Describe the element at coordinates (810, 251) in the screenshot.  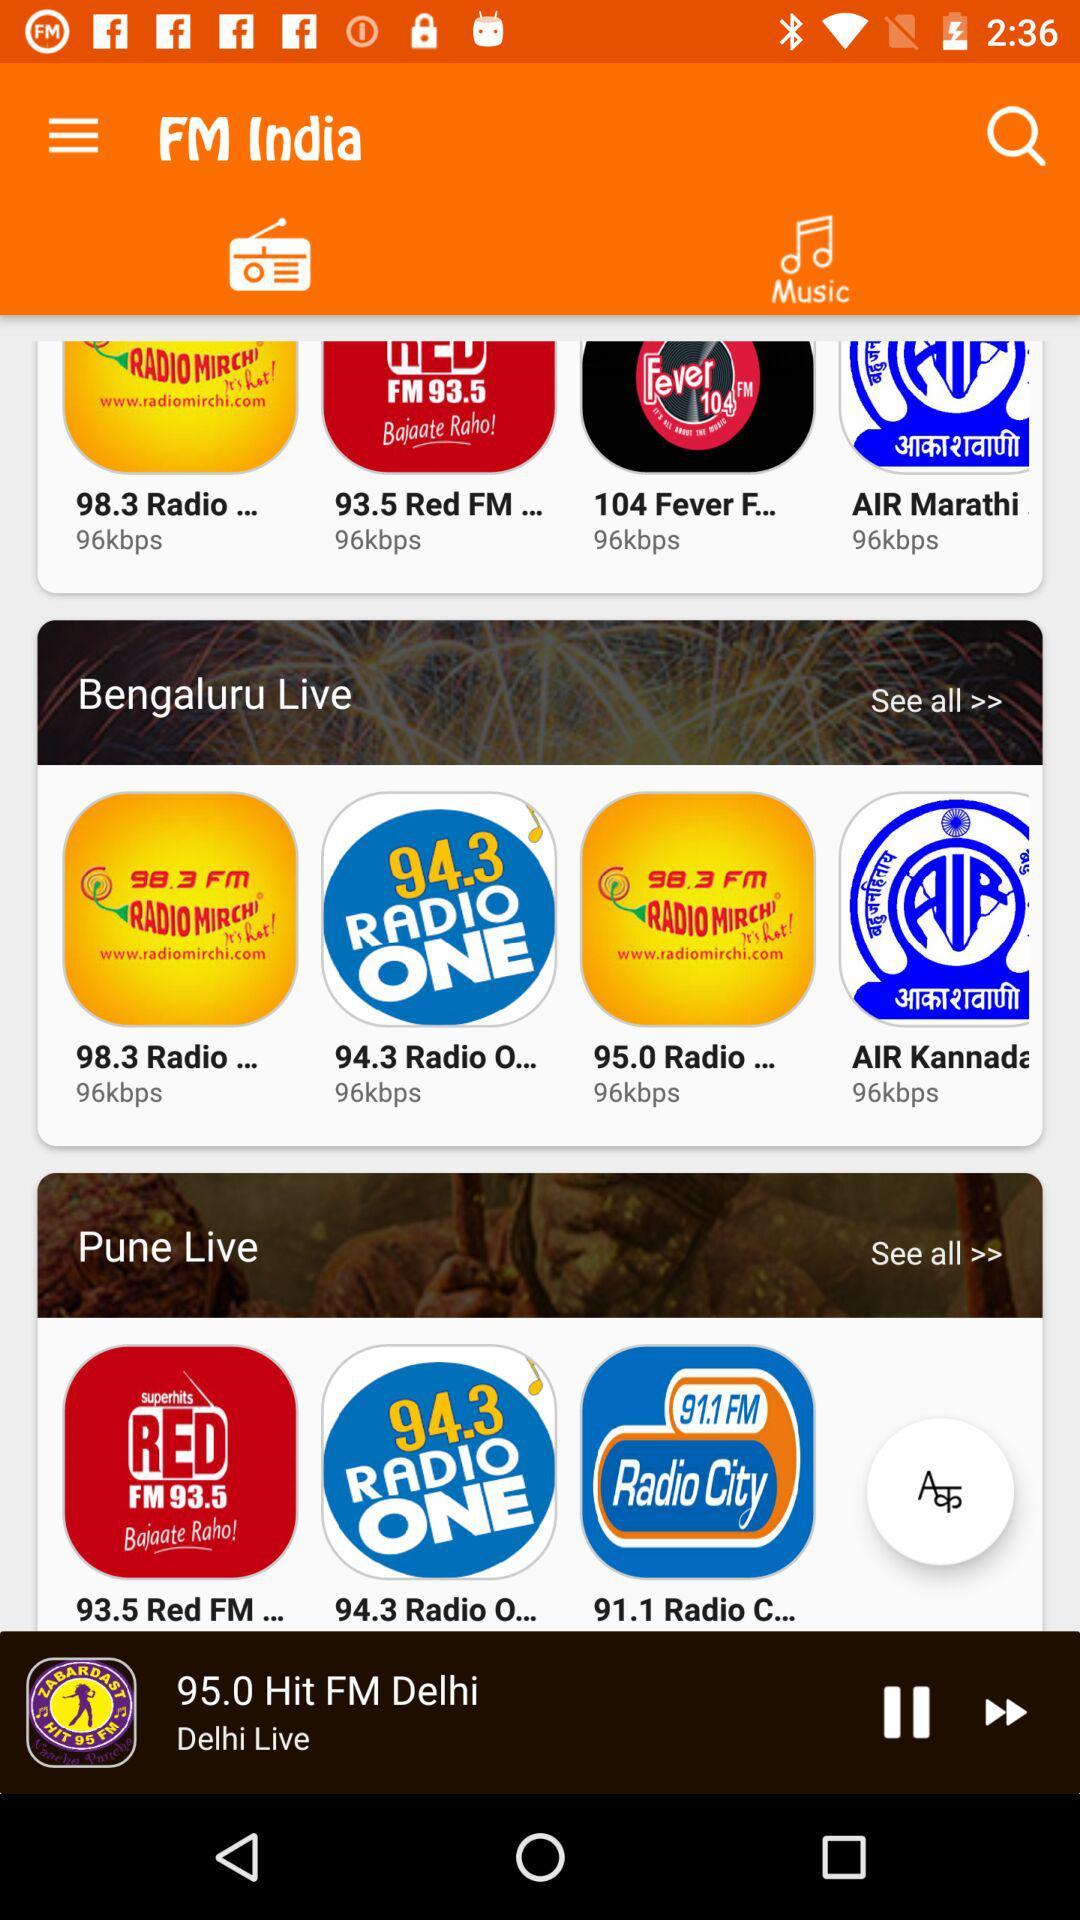
I see `switch music` at that location.